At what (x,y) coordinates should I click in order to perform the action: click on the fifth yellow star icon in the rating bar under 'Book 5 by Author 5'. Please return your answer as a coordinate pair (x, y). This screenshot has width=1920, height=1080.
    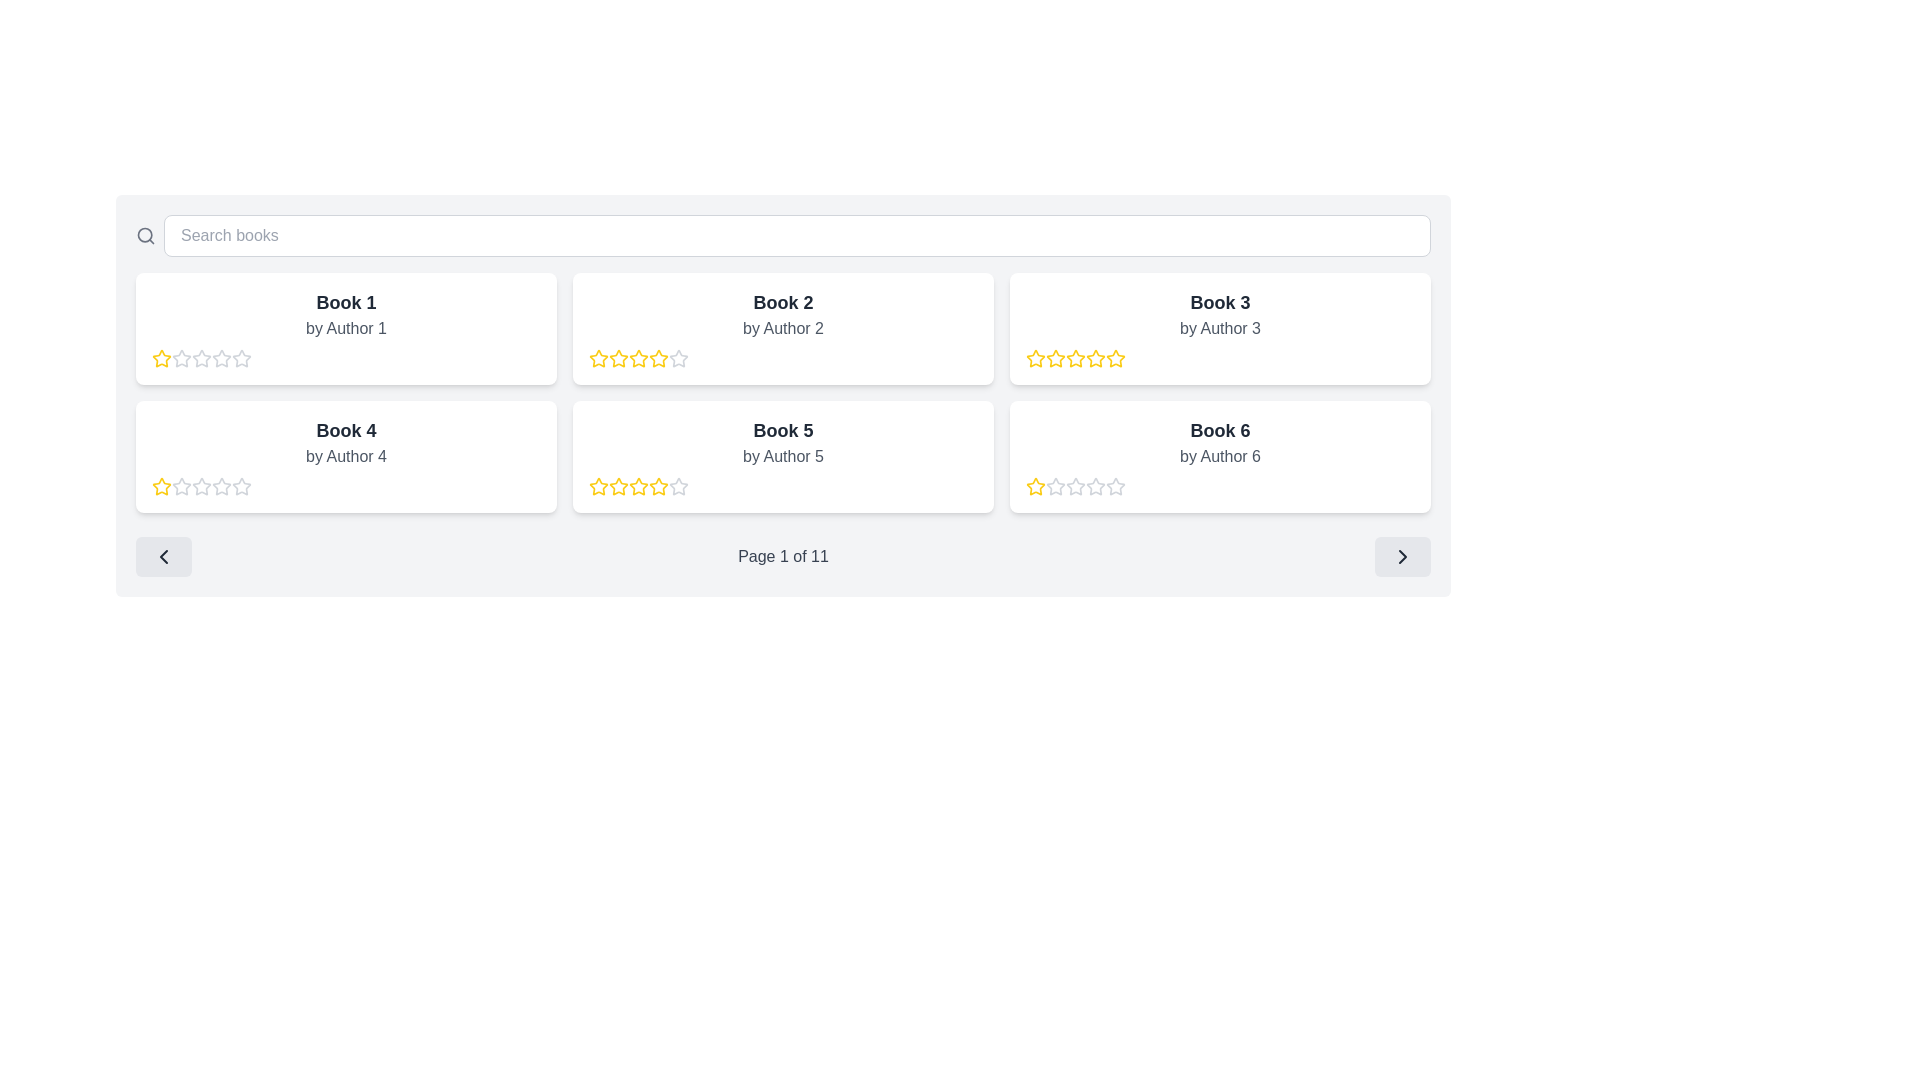
    Looking at the image, I should click on (658, 486).